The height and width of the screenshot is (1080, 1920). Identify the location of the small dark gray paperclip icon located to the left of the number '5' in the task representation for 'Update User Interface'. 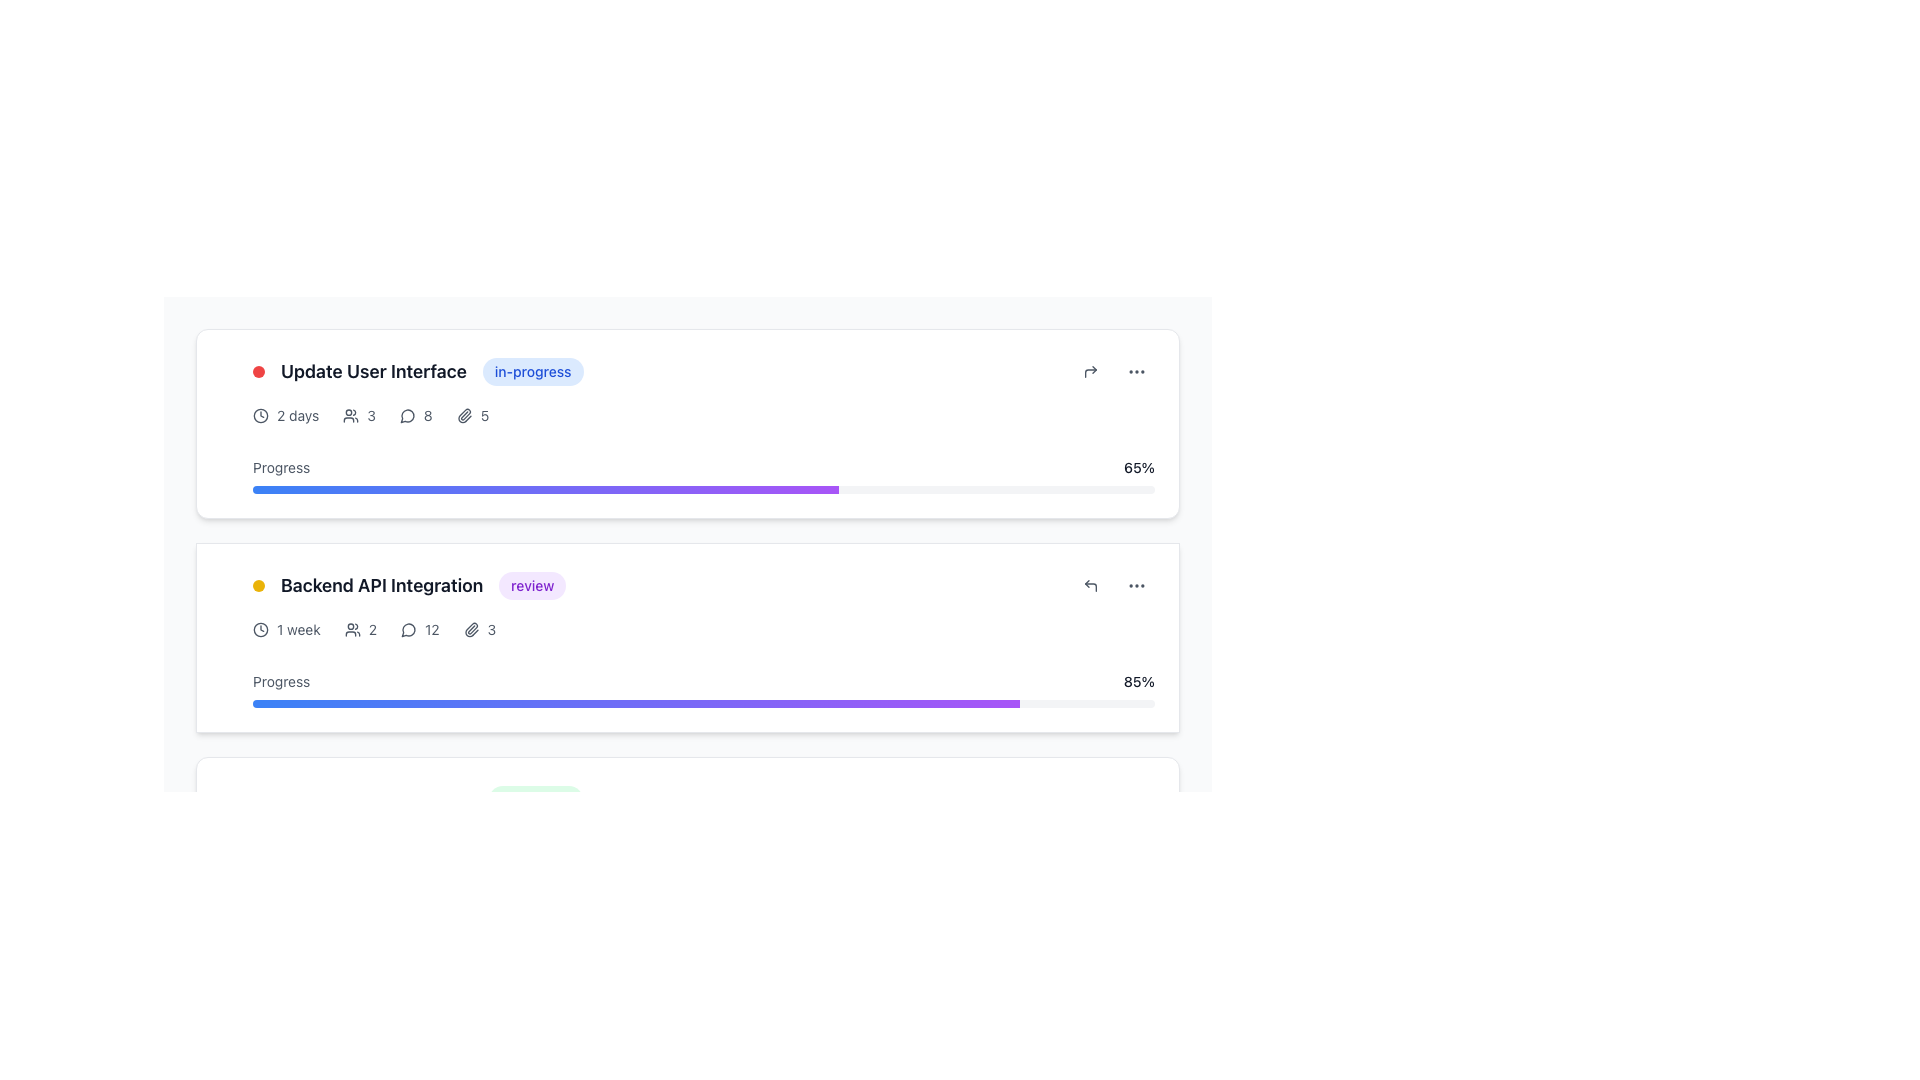
(463, 415).